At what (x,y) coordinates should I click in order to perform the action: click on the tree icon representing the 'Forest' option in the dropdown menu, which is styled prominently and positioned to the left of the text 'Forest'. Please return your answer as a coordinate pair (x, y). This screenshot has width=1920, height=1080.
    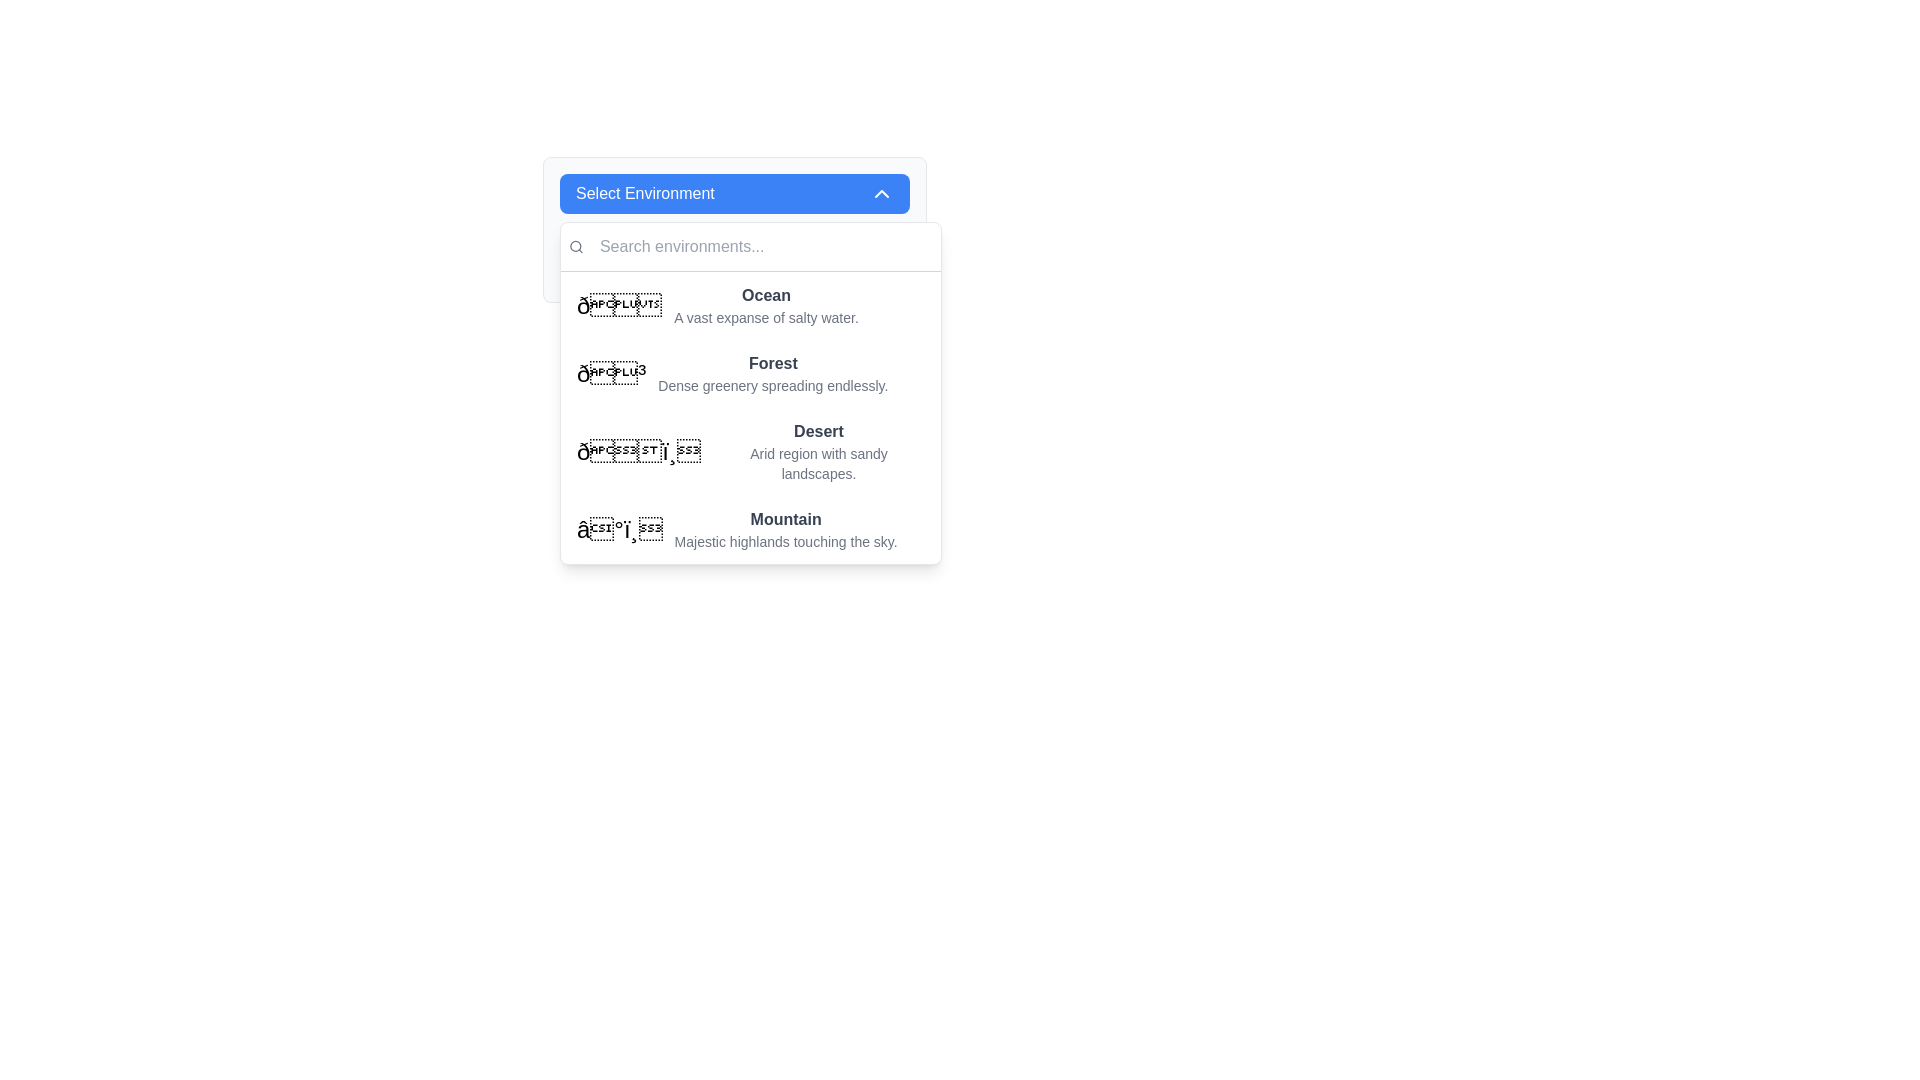
    Looking at the image, I should click on (610, 374).